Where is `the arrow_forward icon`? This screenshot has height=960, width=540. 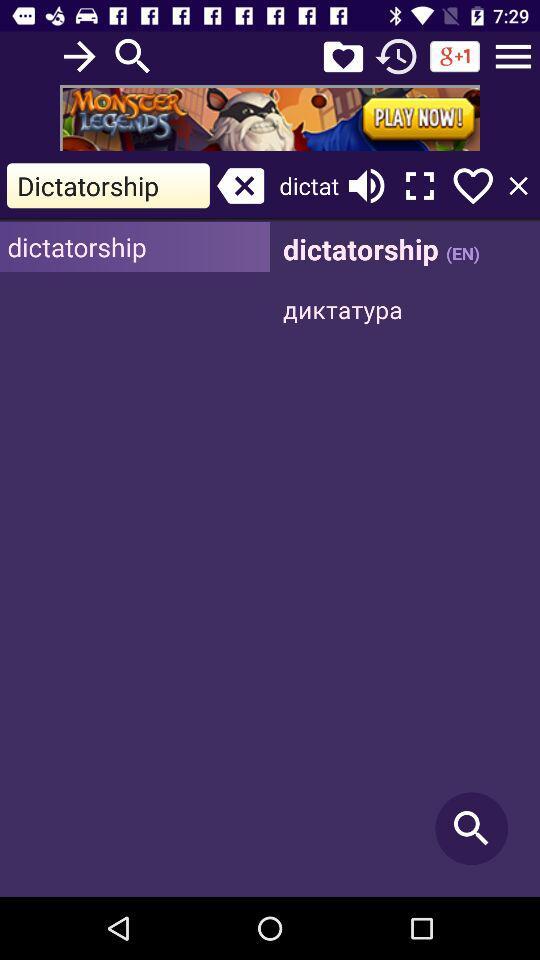
the arrow_forward icon is located at coordinates (78, 55).